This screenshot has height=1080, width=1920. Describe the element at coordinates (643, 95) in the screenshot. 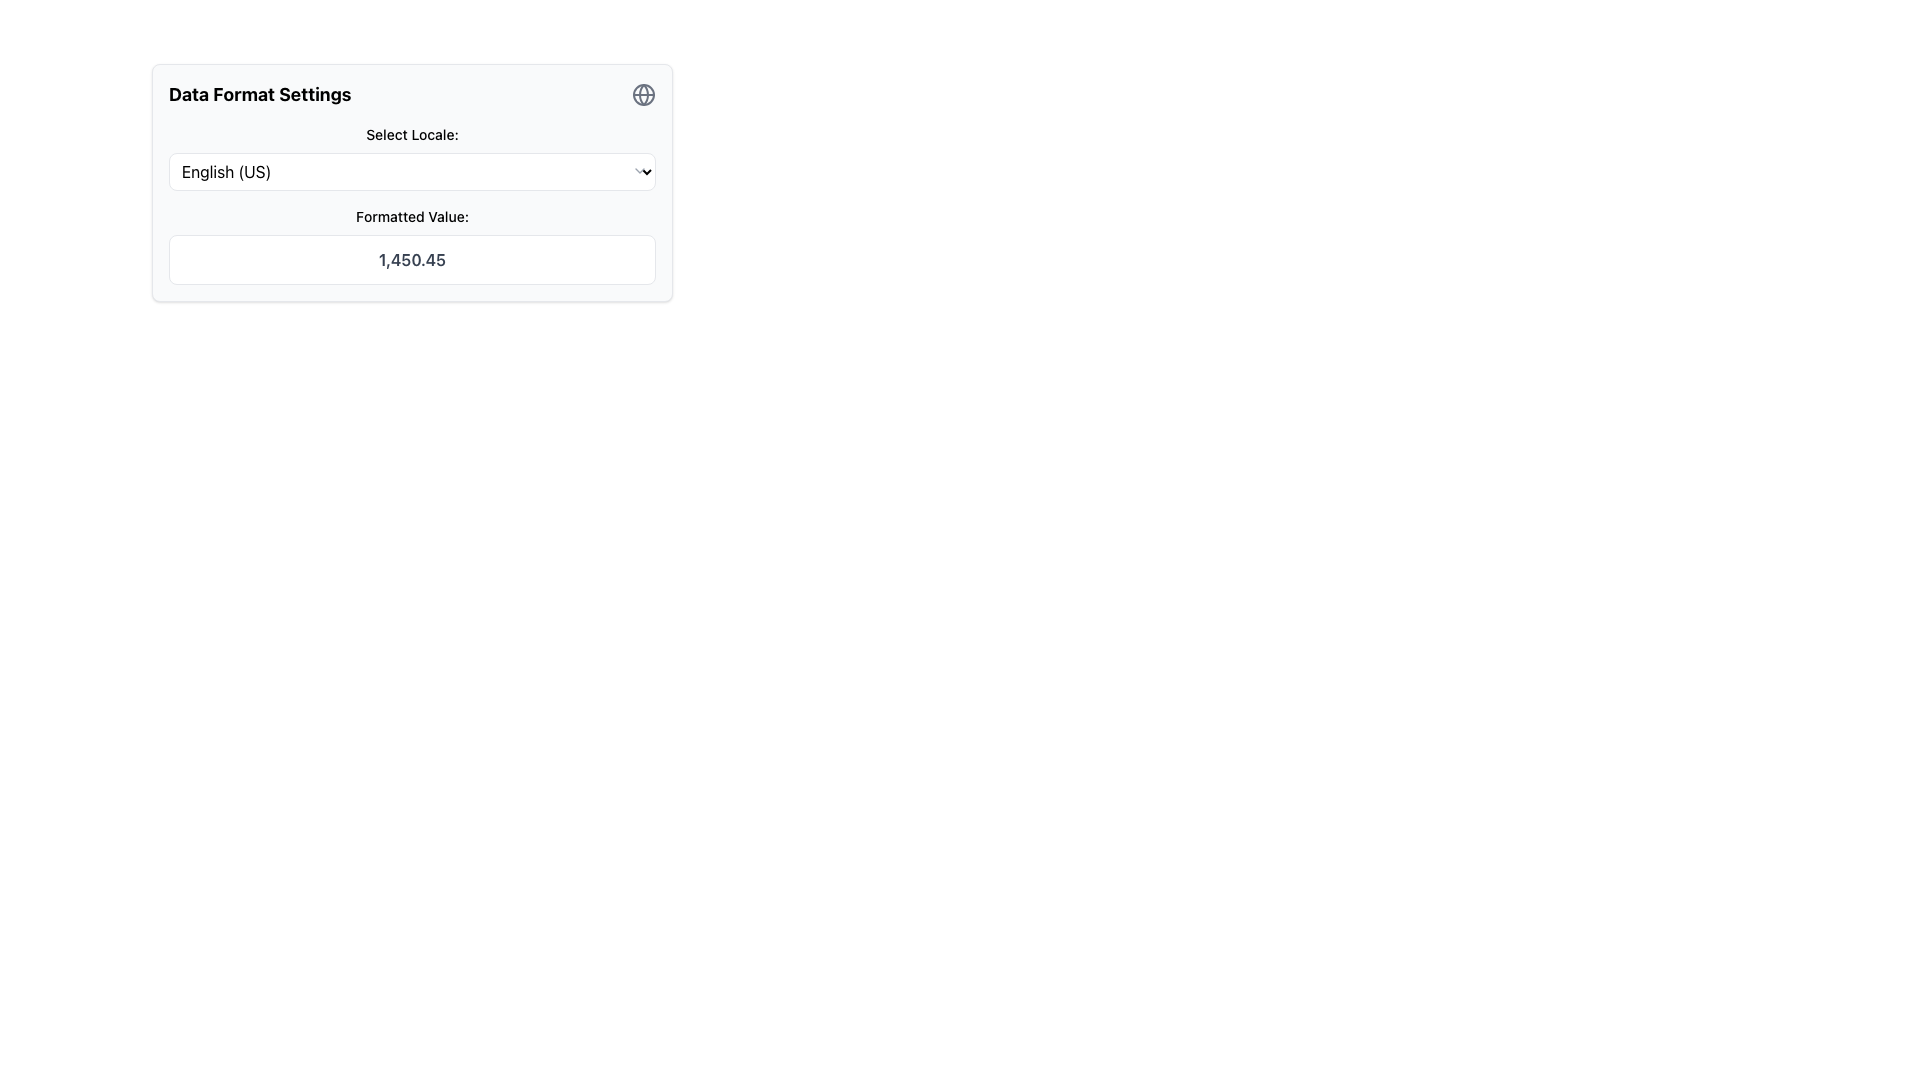

I see `the circular component within the top-right corner of the 'Data Format Settings' card's SVG icon` at that location.